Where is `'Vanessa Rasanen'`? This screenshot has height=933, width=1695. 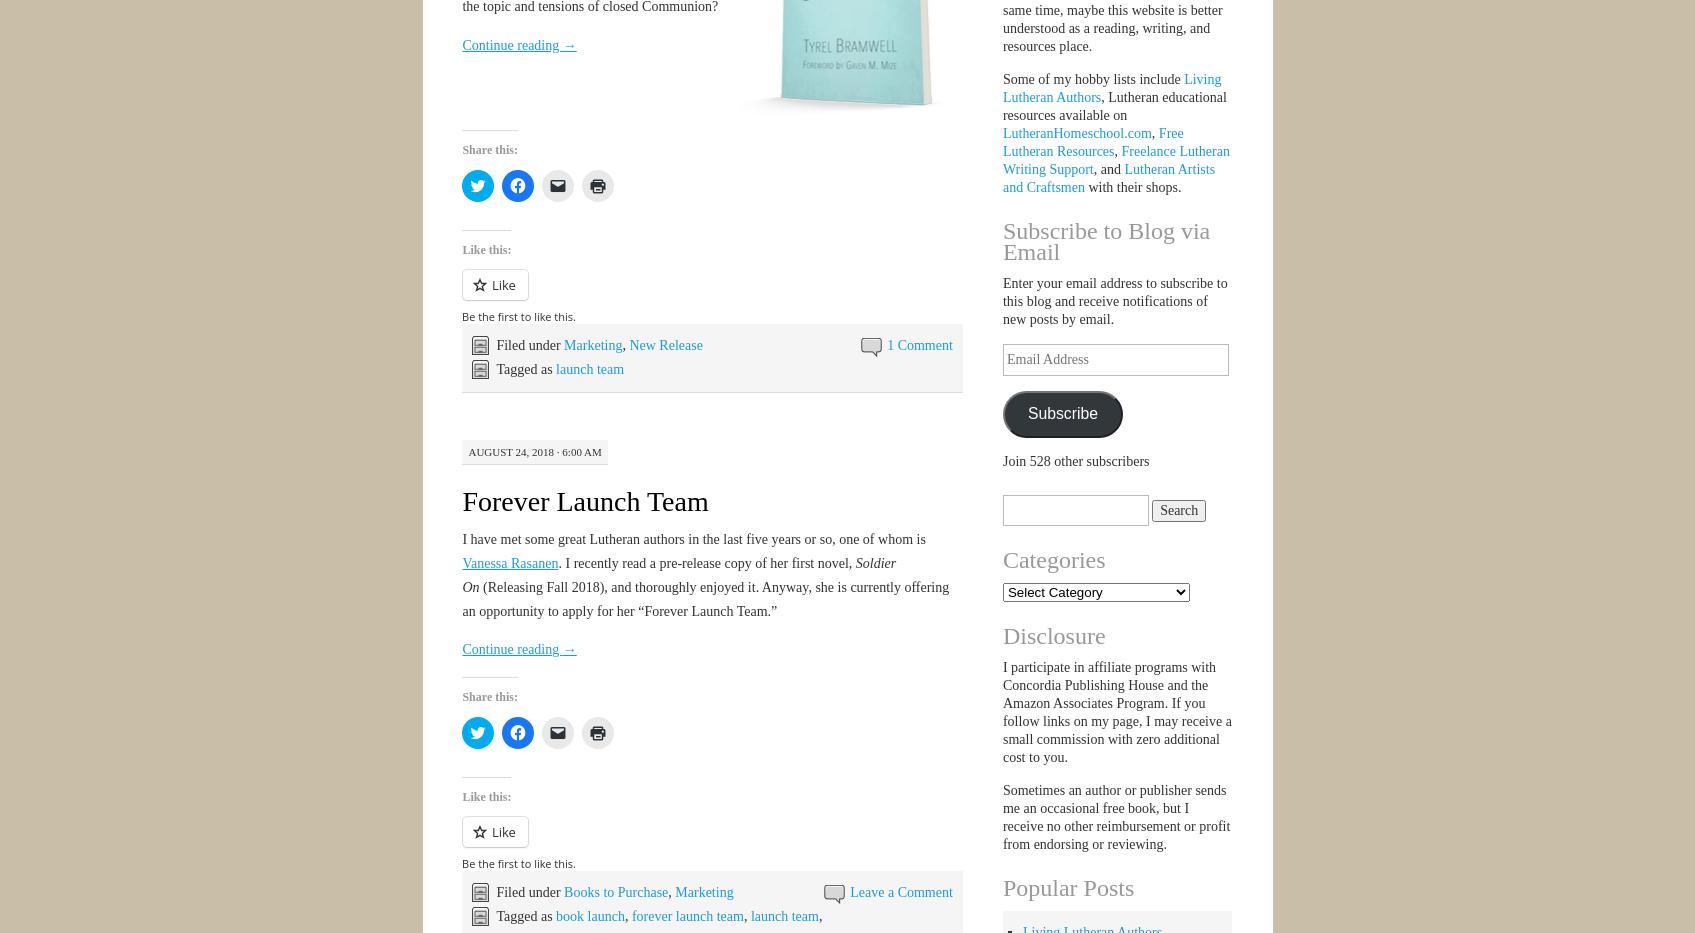
'Vanessa Rasanen' is located at coordinates (509, 562).